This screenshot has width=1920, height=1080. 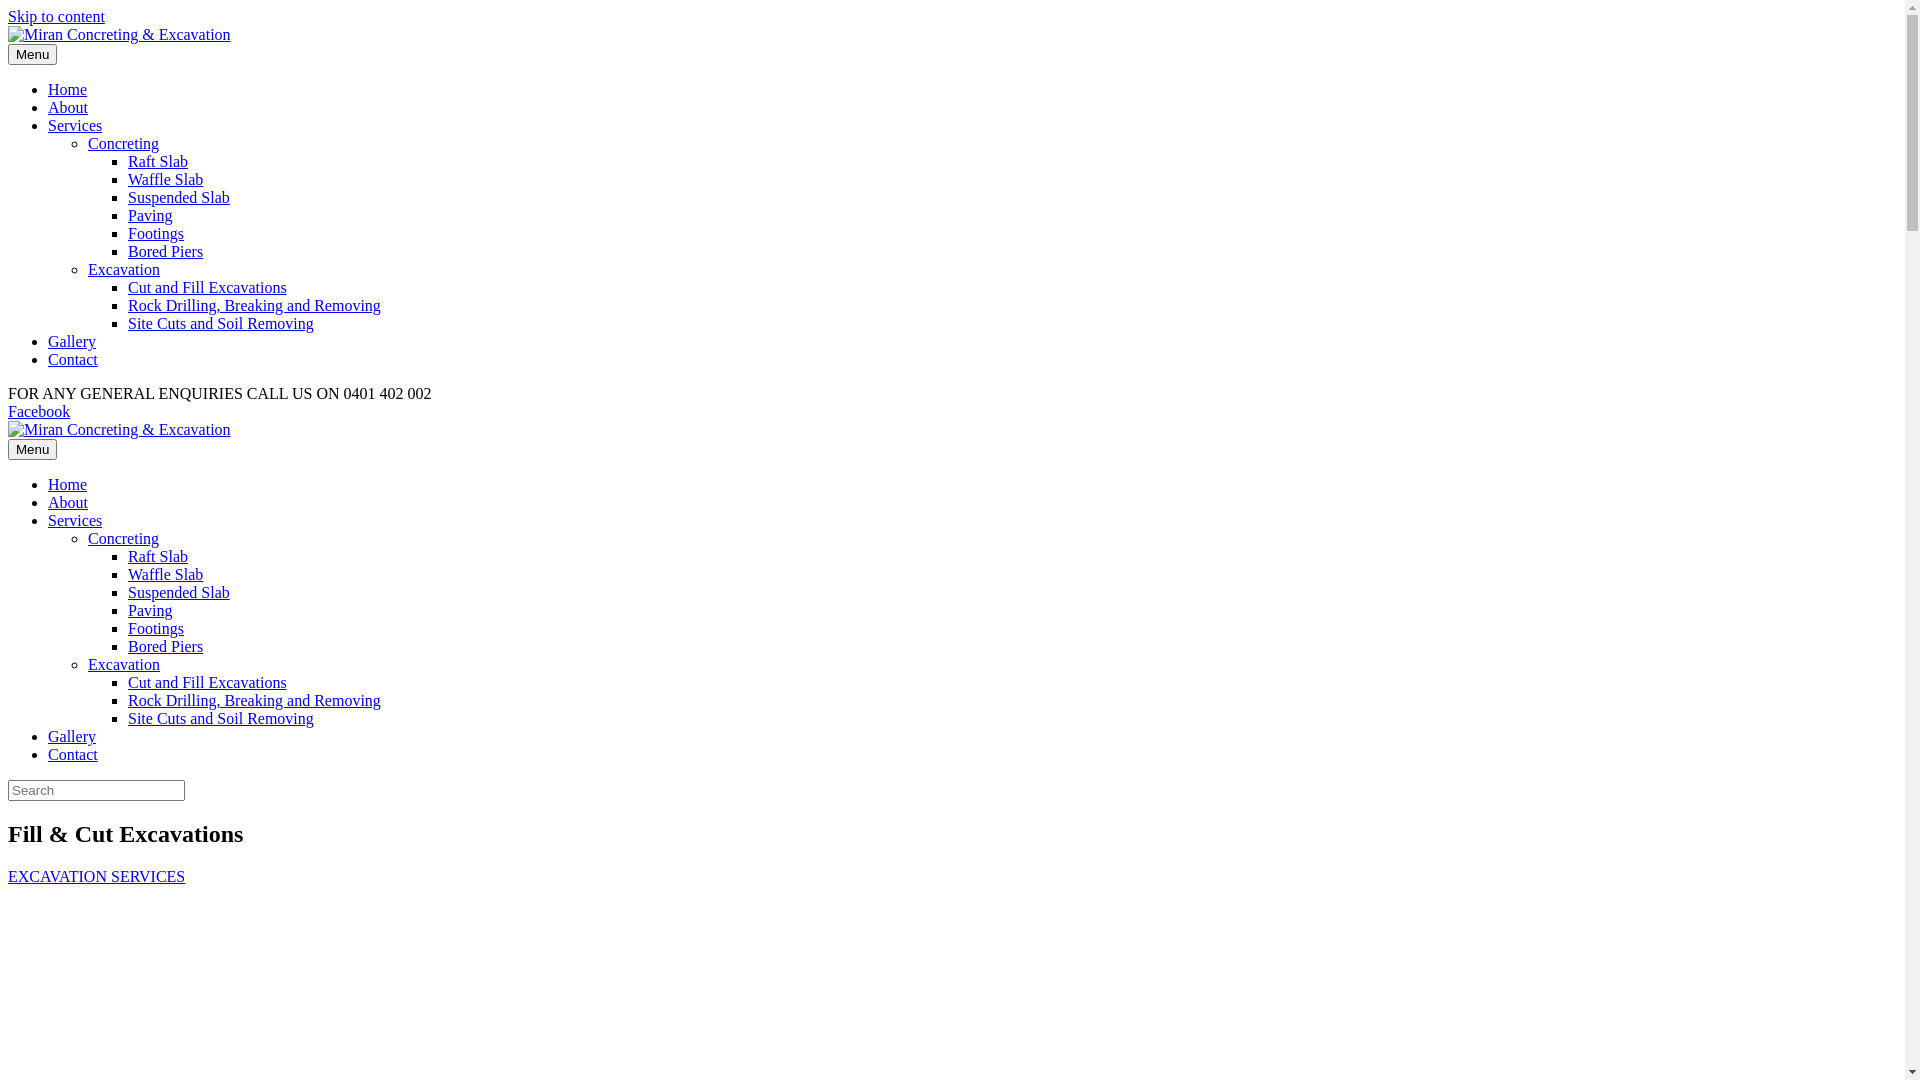 What do you see at coordinates (67, 484) in the screenshot?
I see `'Home'` at bounding box center [67, 484].